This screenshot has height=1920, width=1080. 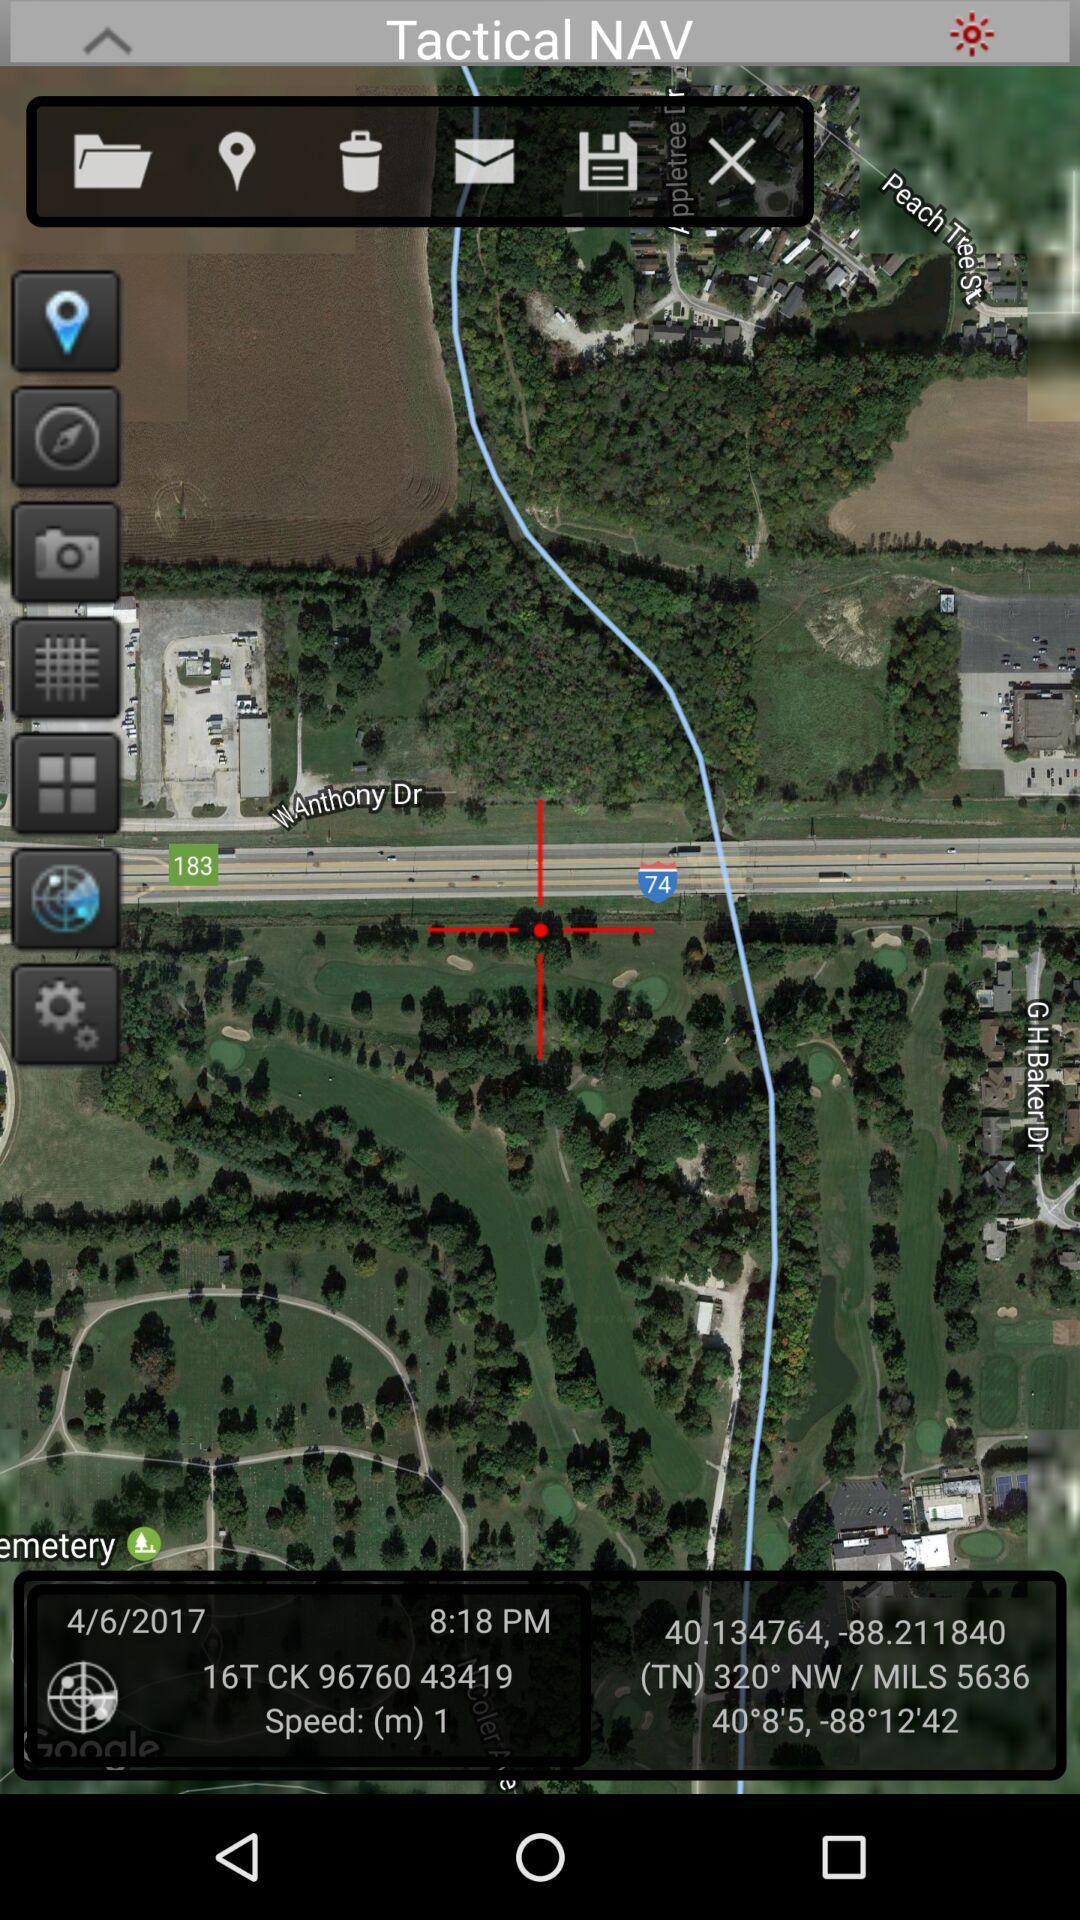 What do you see at coordinates (58, 435) in the screenshot?
I see `point to north` at bounding box center [58, 435].